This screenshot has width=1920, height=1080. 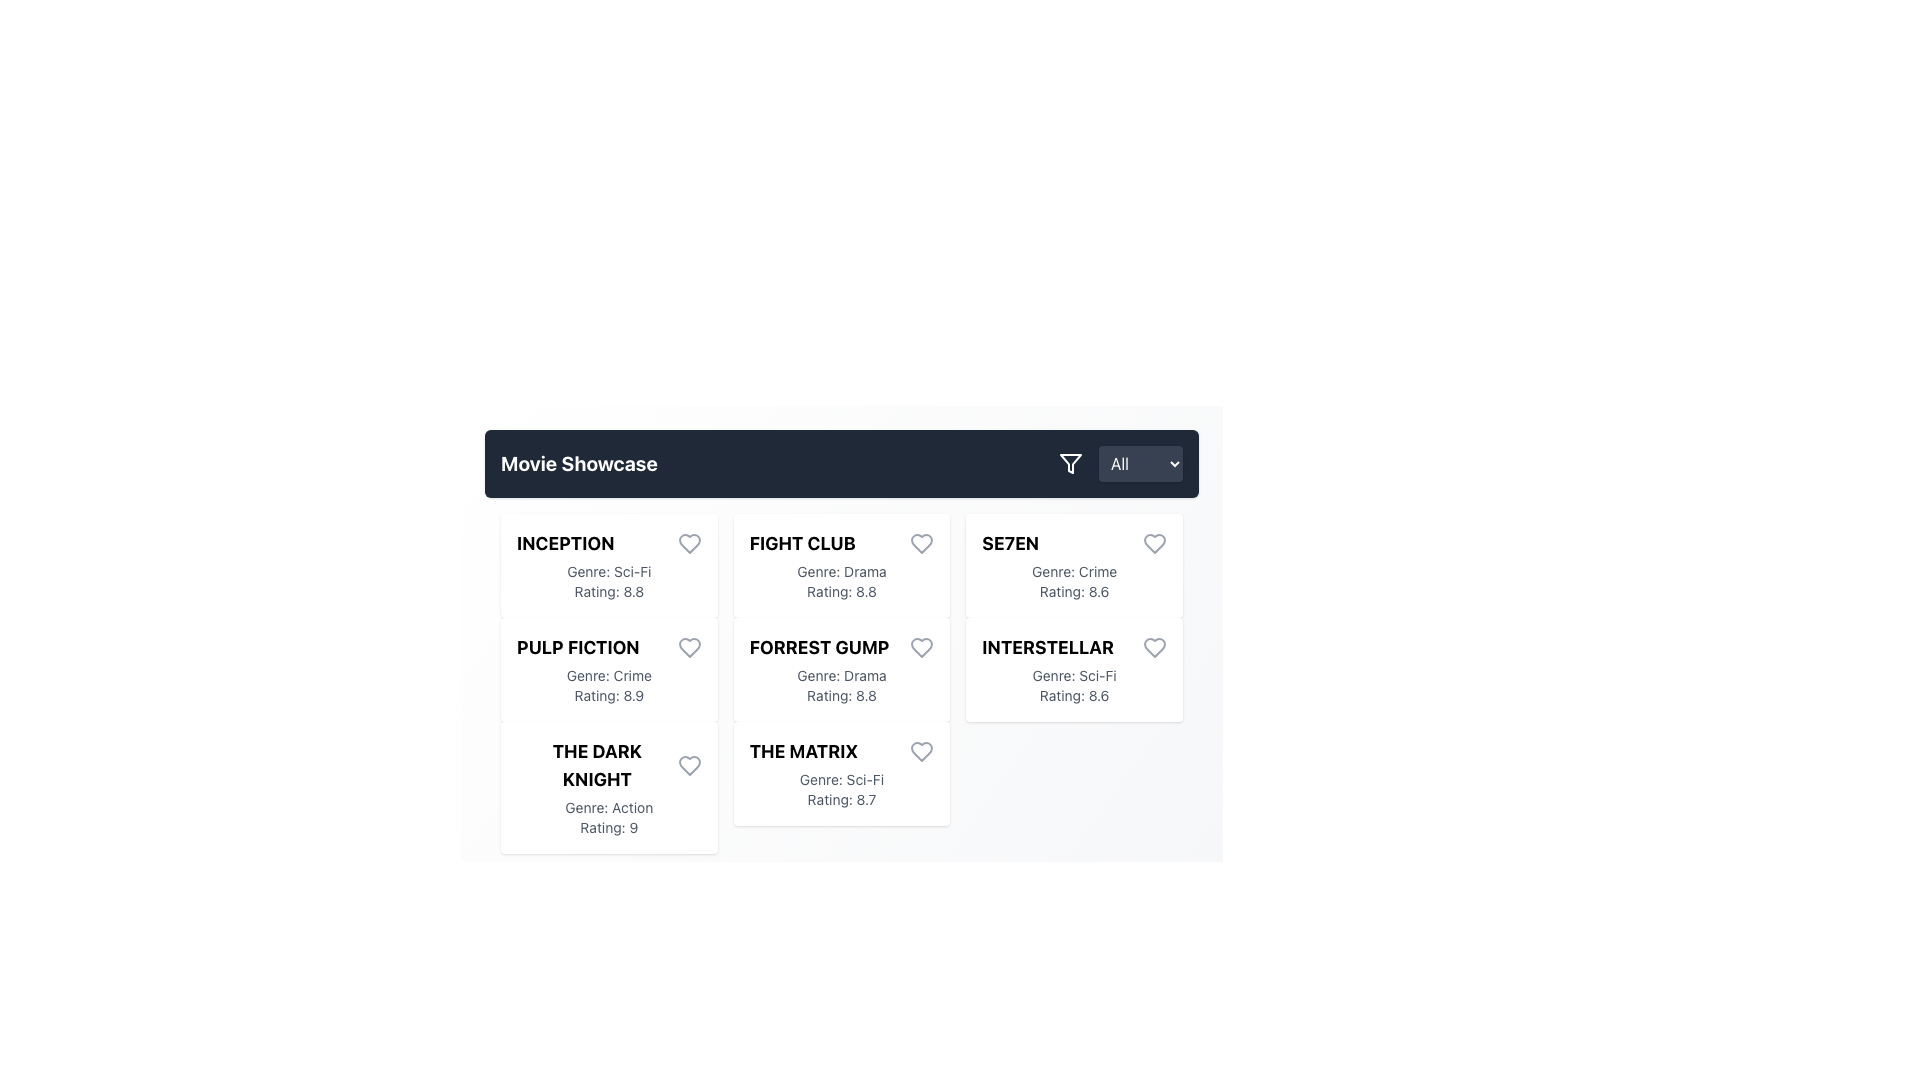 I want to click on the text label identifying the movie title positioned in the third card of the first column, located above 'The Matrix' and below 'PULP FICTION', so click(x=608, y=765).